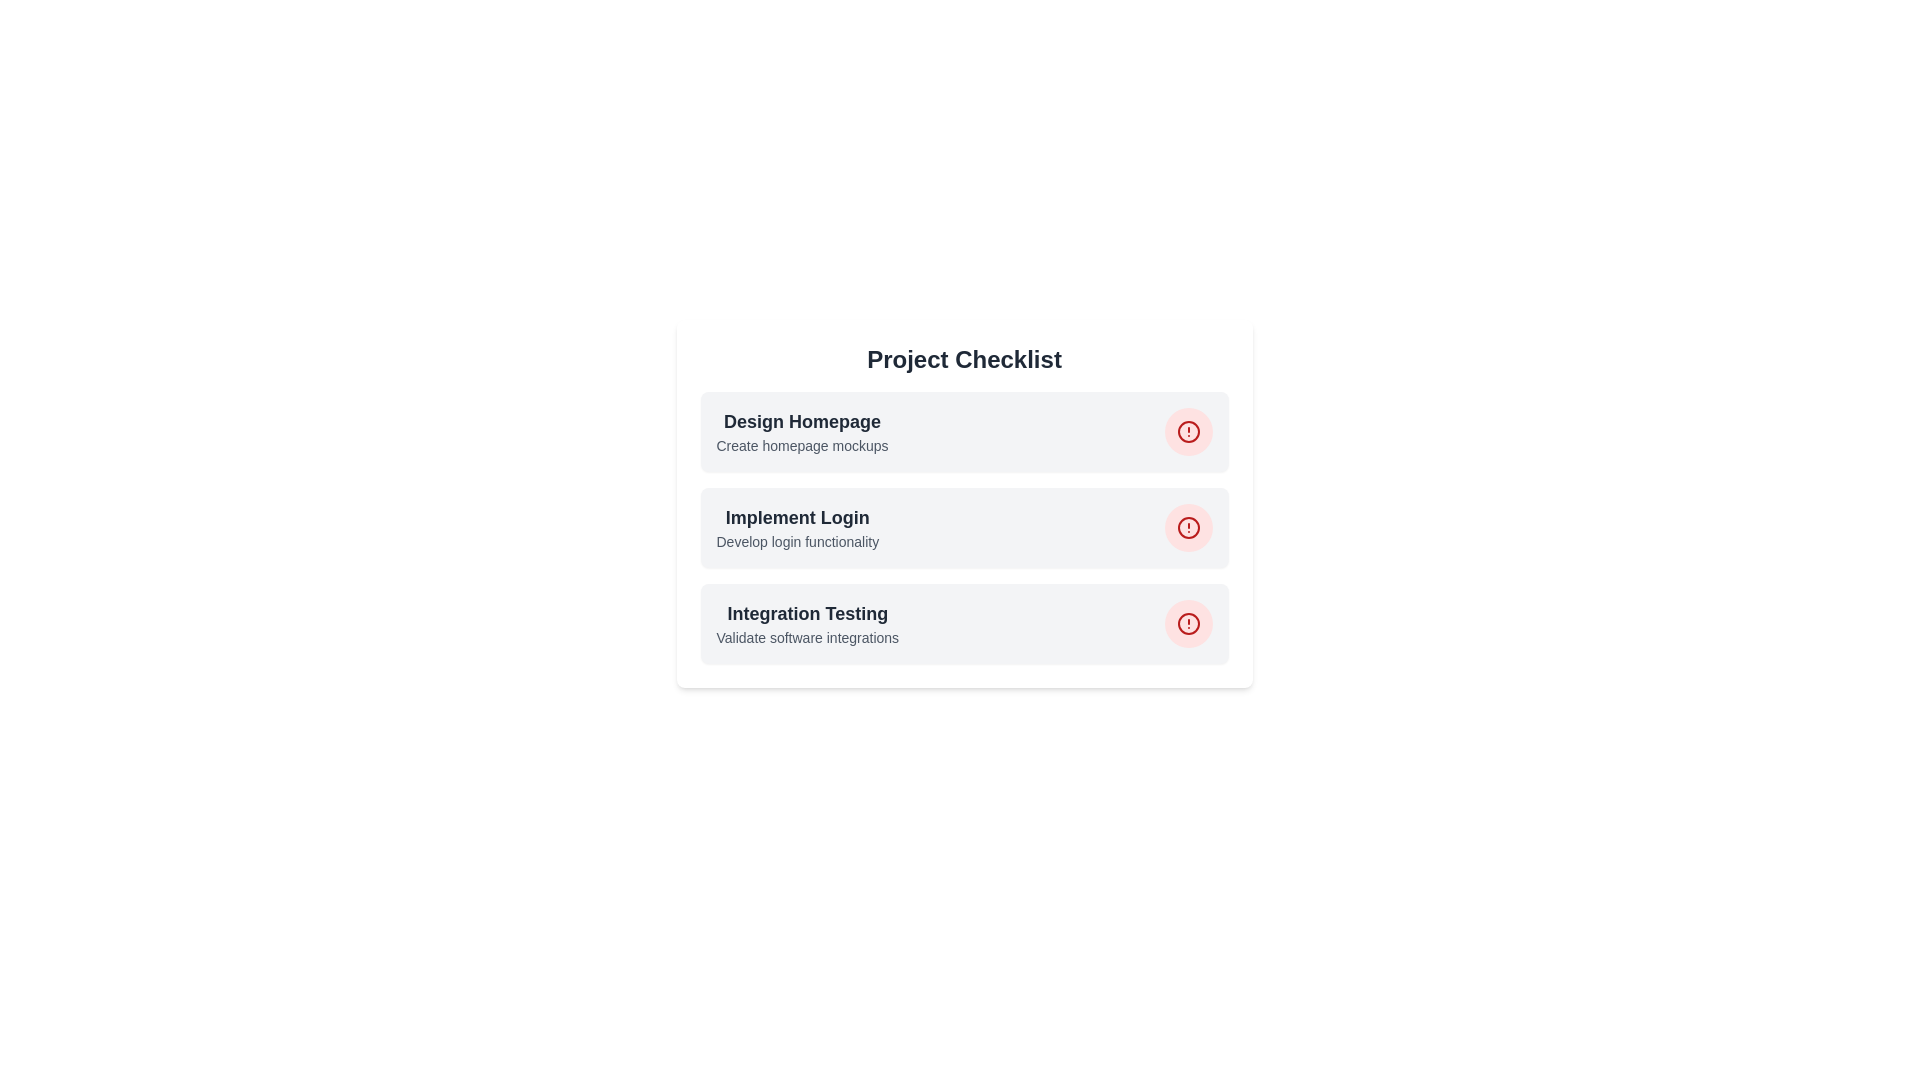  Describe the element at coordinates (807, 637) in the screenshot. I see `the static text element providing context for the main heading 'Integration Testing', located in the bottom row of a vertical list structure, directly below the 'Integration Testing' text` at that location.